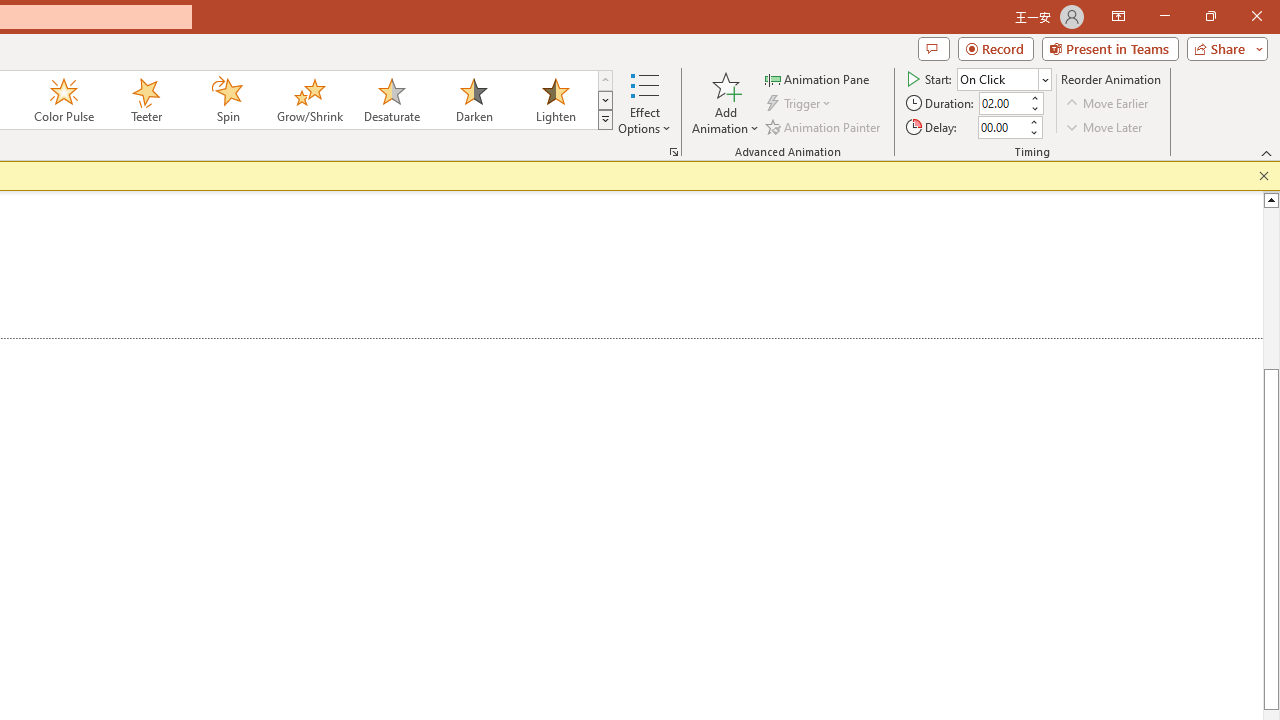  I want to click on 'Start', so click(1004, 78).